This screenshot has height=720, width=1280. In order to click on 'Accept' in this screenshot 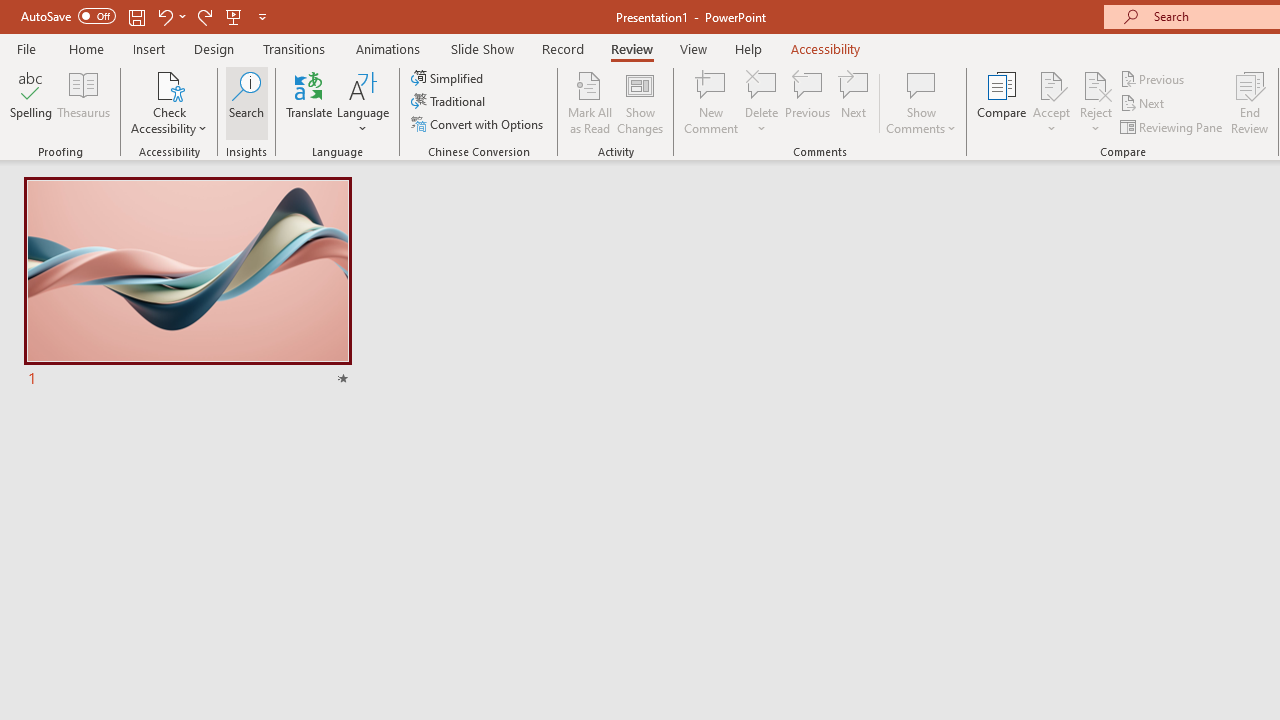, I will do `click(1050, 103)`.